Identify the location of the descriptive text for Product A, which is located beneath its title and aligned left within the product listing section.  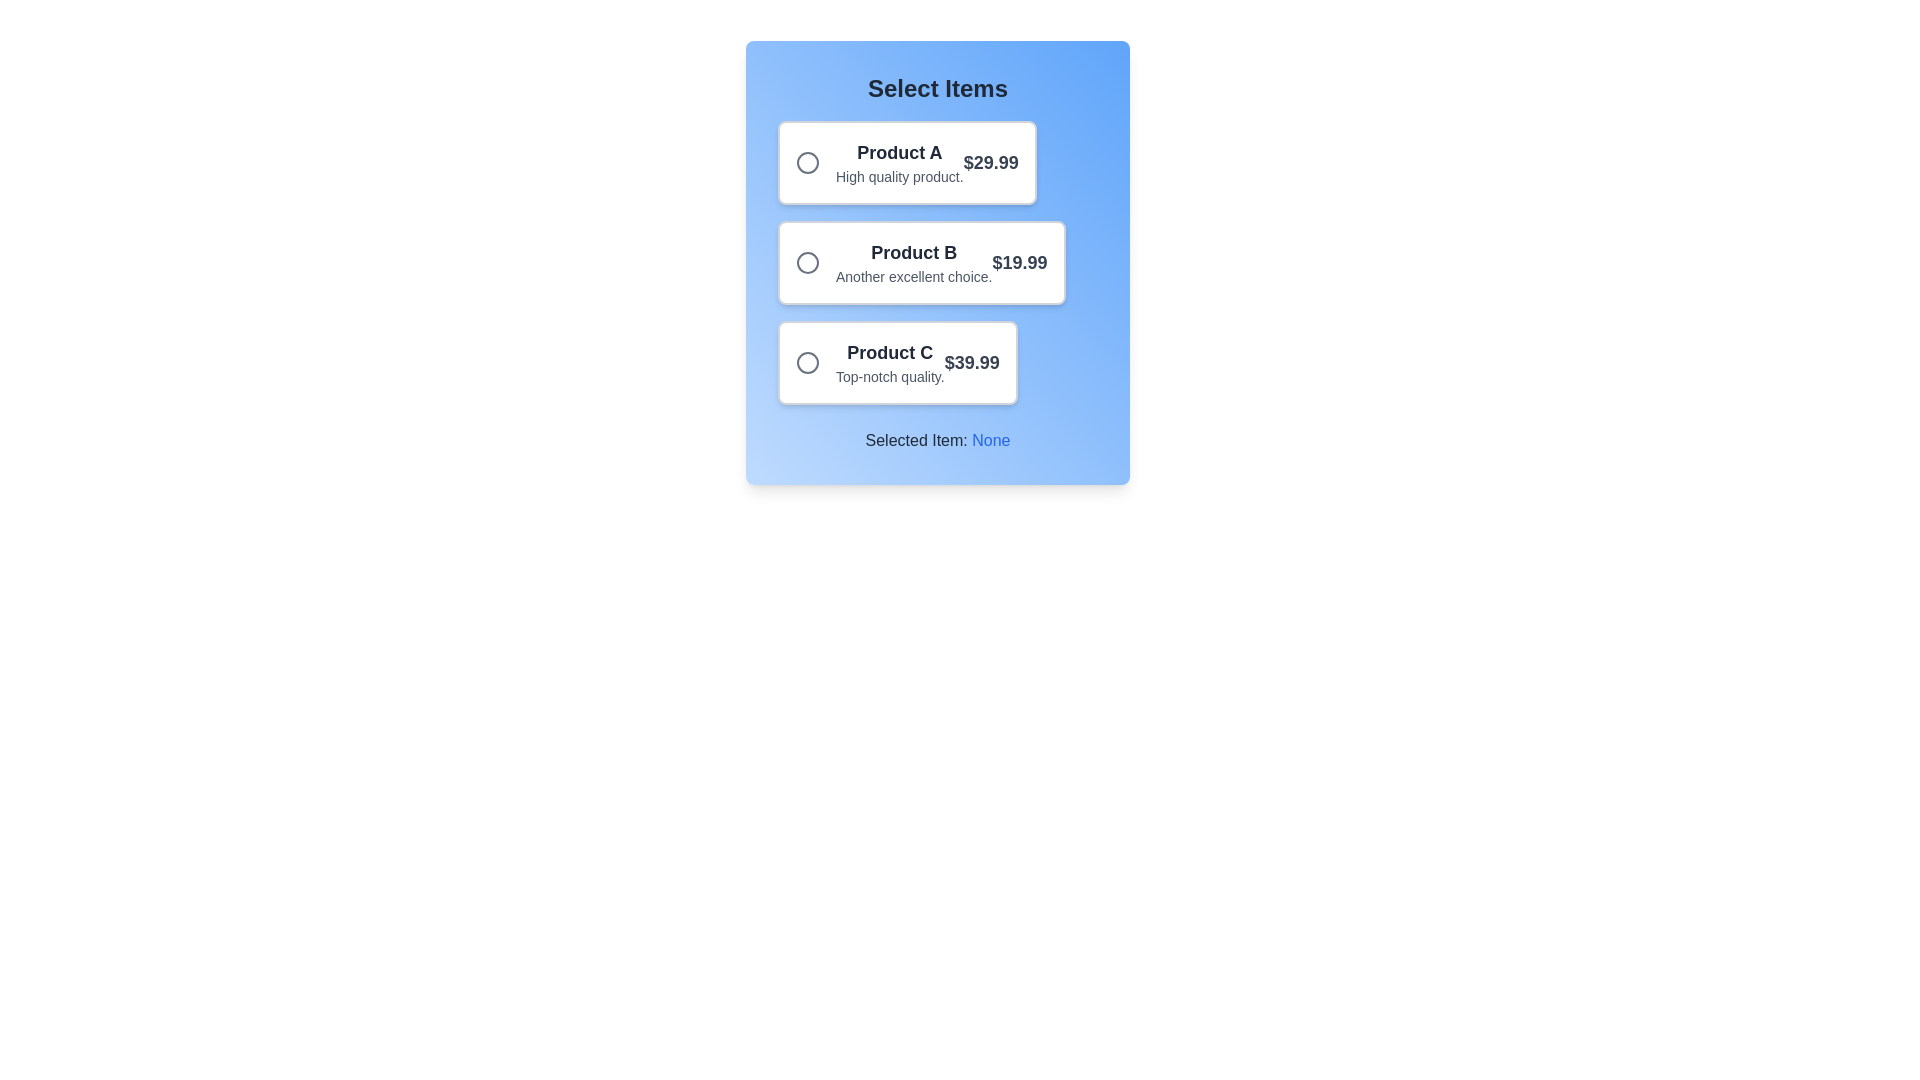
(898, 176).